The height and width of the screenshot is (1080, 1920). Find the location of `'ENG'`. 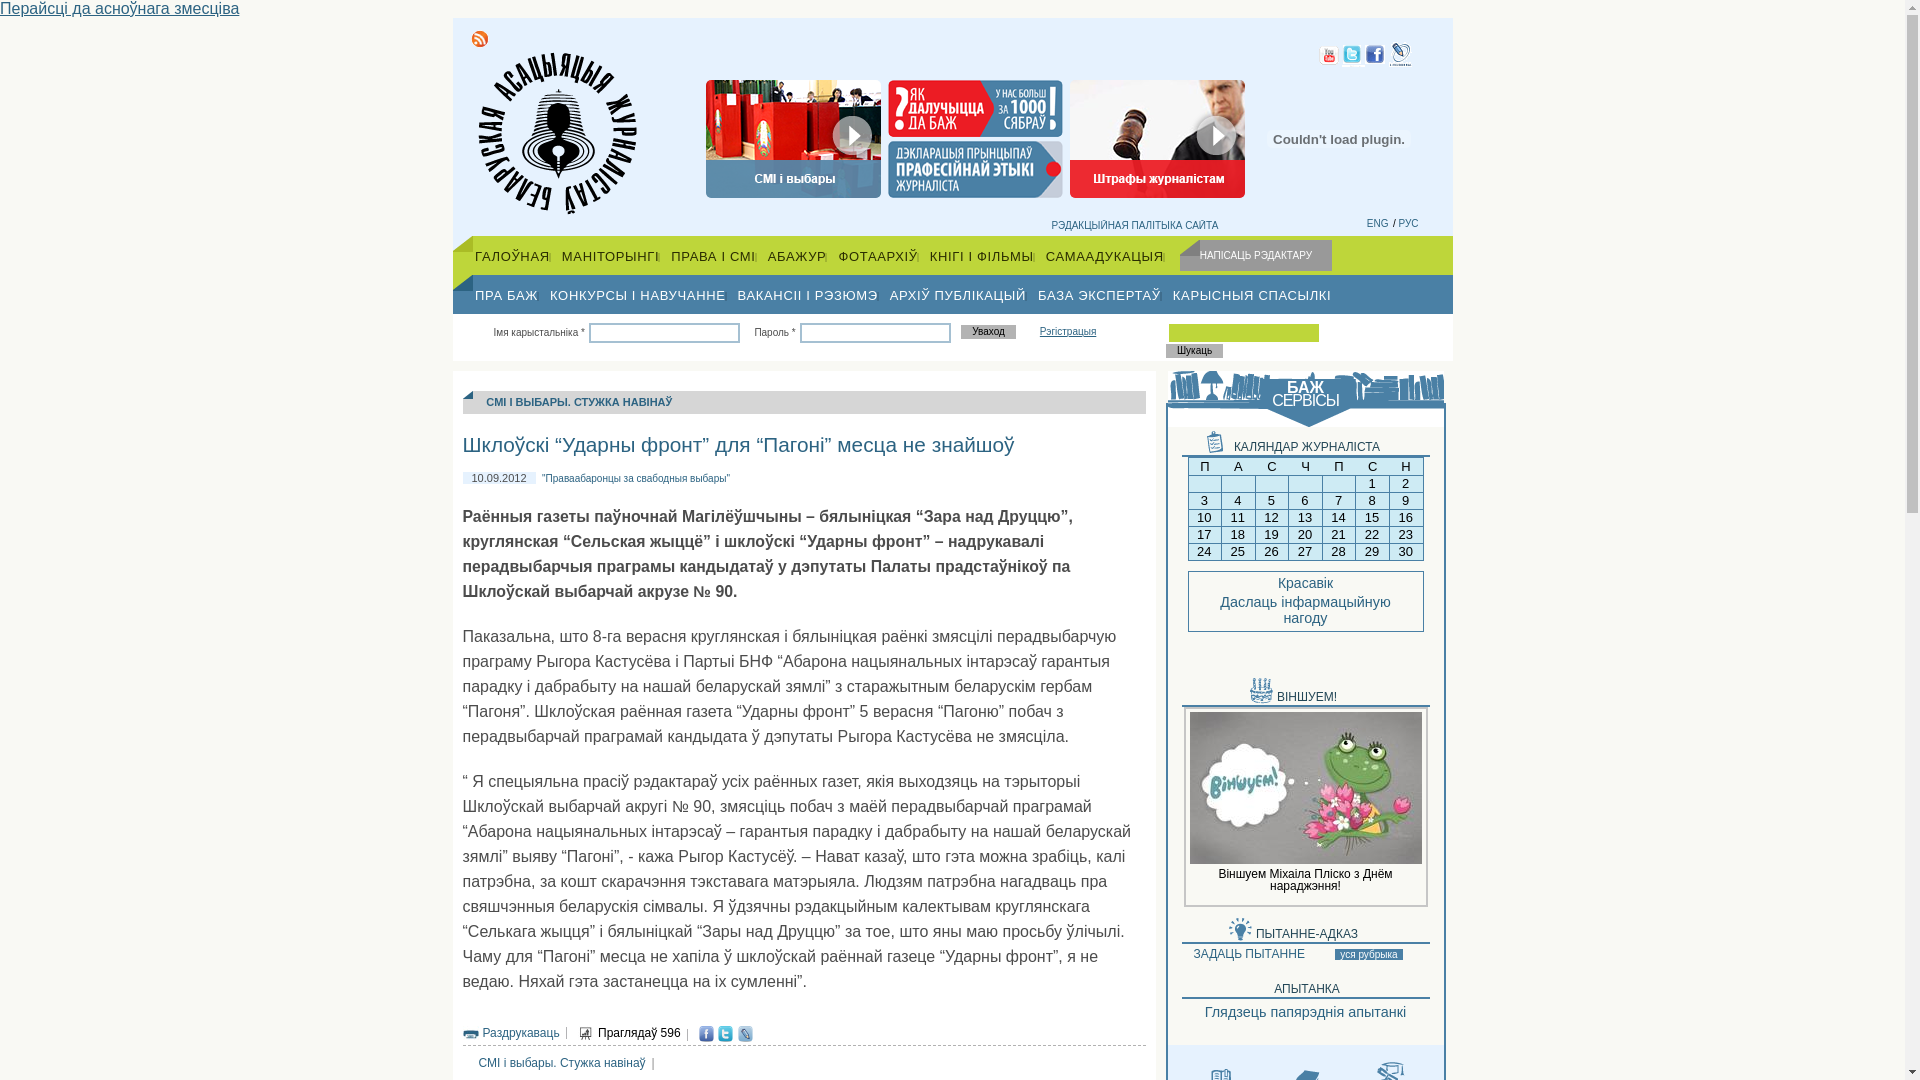

'ENG' is located at coordinates (1376, 223).